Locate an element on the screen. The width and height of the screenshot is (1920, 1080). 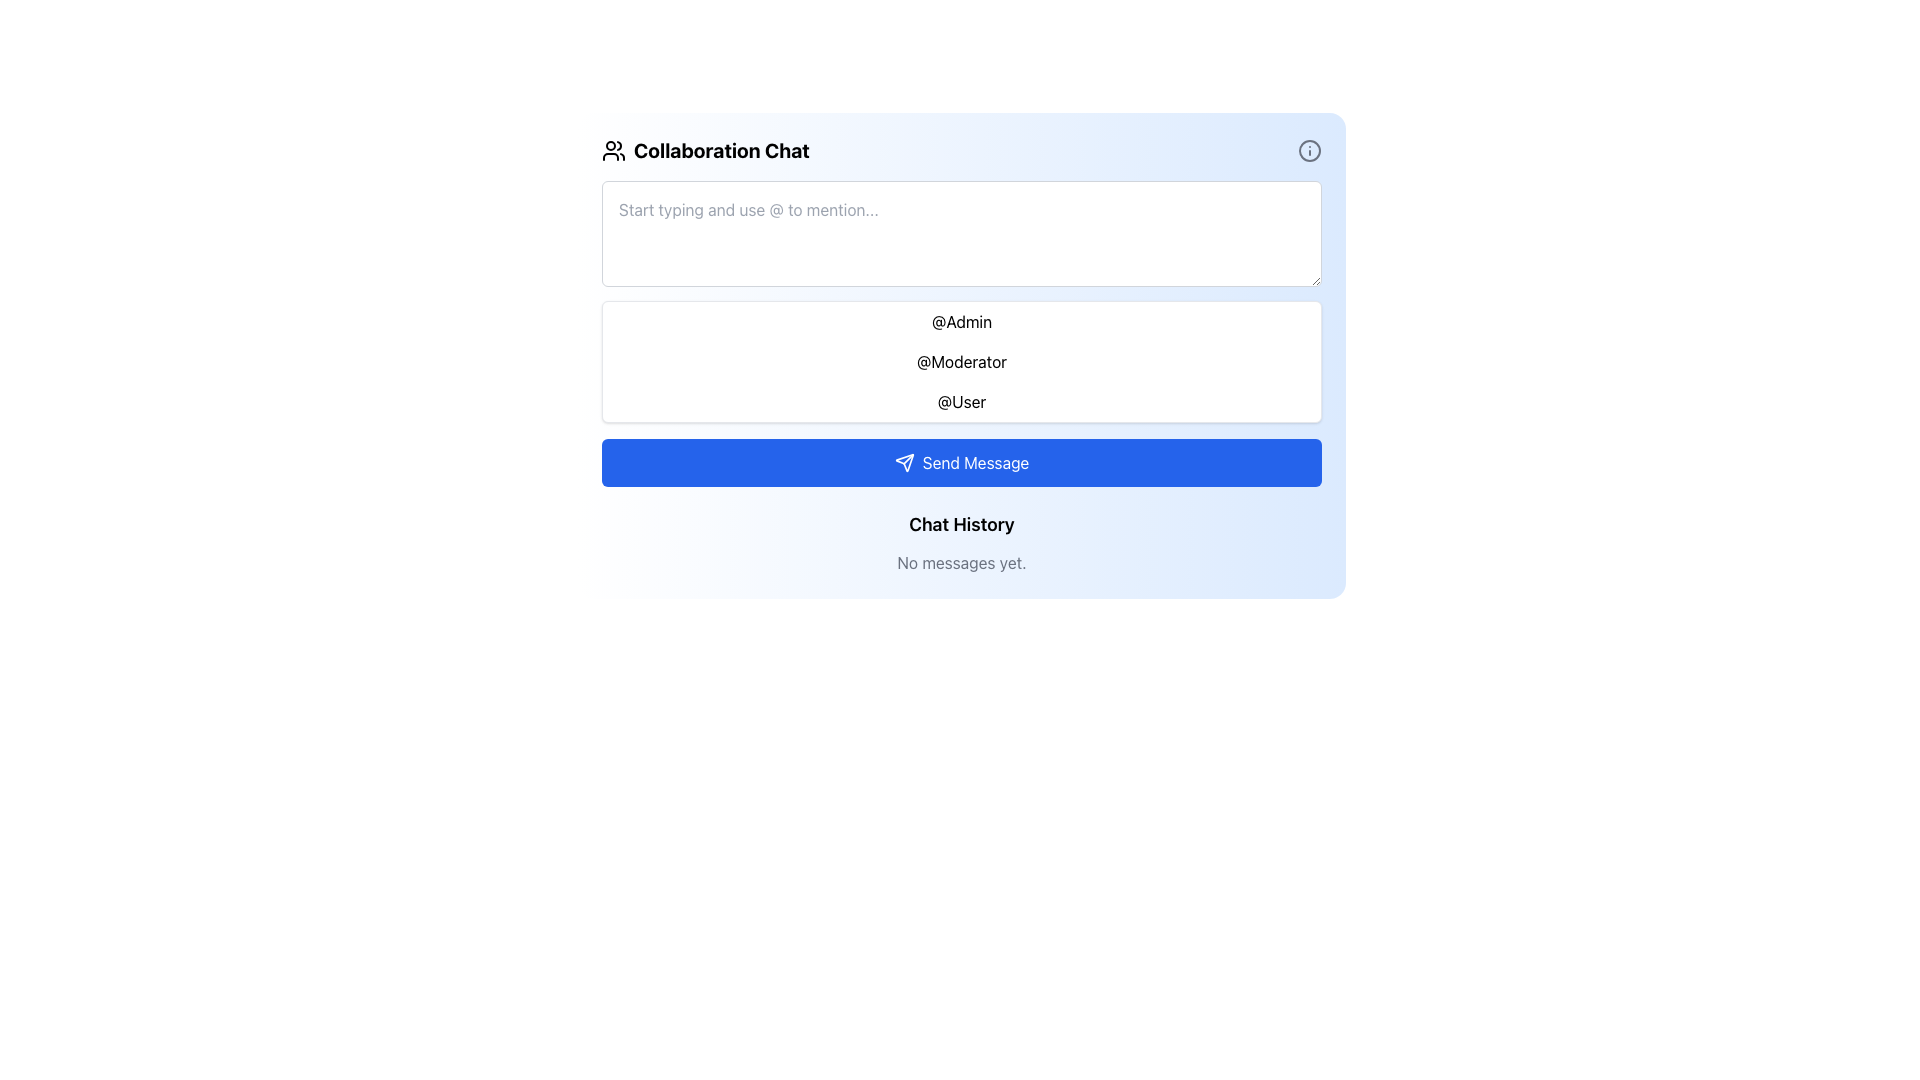
the SVG Icon representing the action of sending a message, located inside the blue 'Send Message' button at the bottom center of the interface is located at coordinates (903, 462).